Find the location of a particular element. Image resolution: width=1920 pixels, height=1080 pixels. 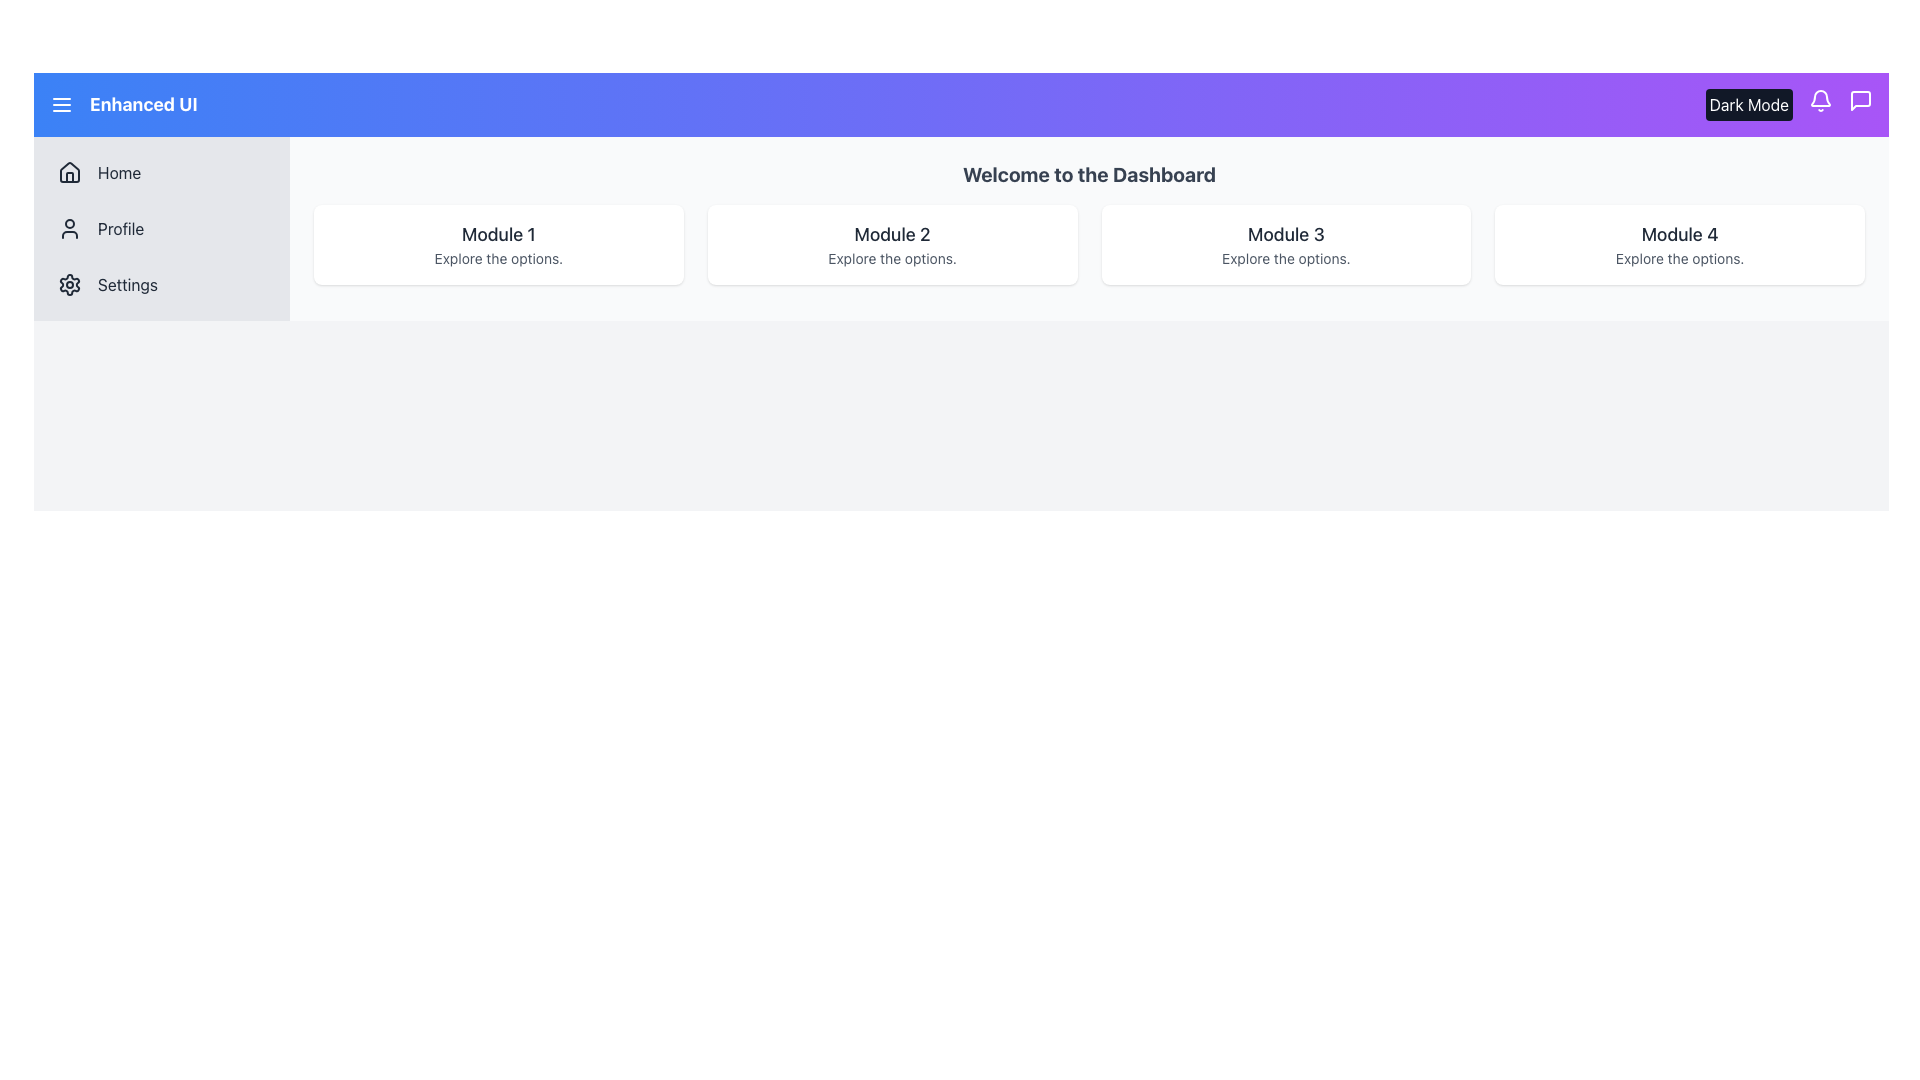

the notification bell icon, which is outlined in white on a purple background and is the second icon from the right in the top navigation bar is located at coordinates (1820, 100).